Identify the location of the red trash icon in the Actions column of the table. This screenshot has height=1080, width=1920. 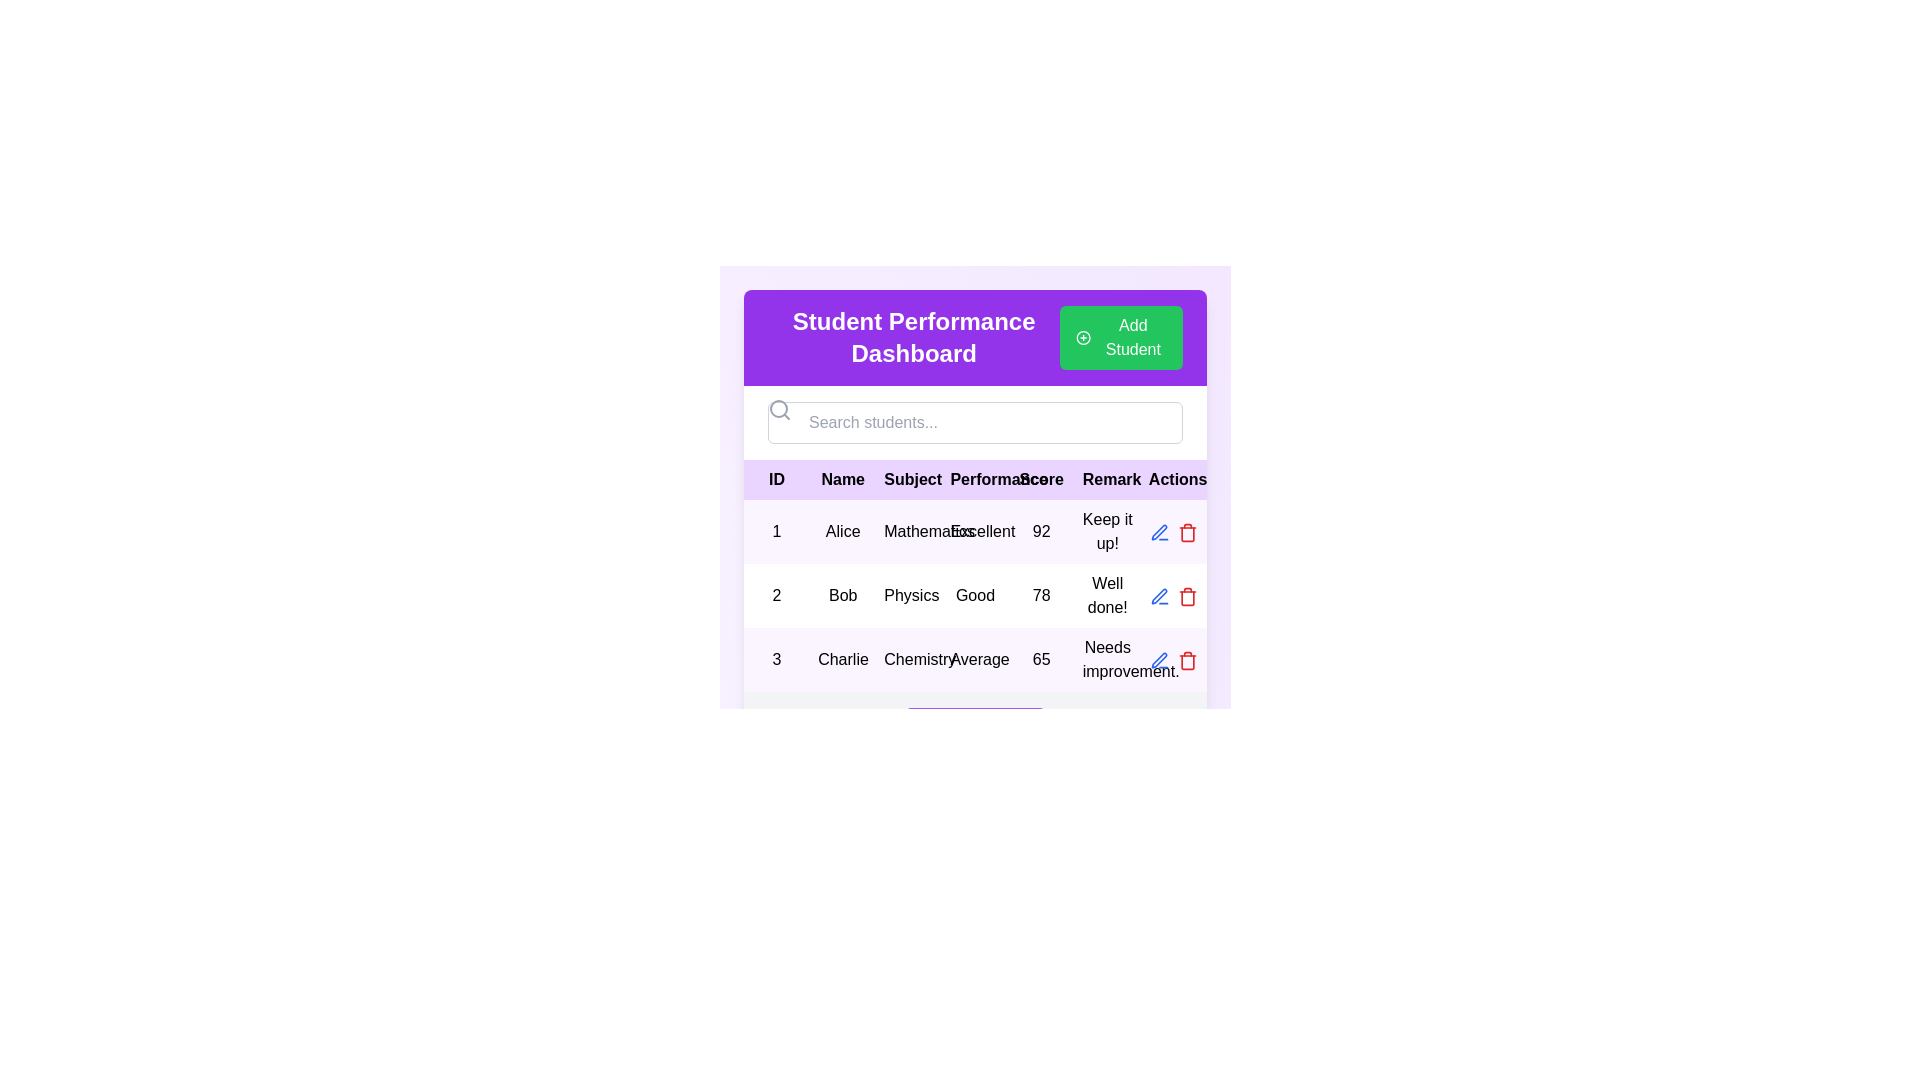
(1187, 595).